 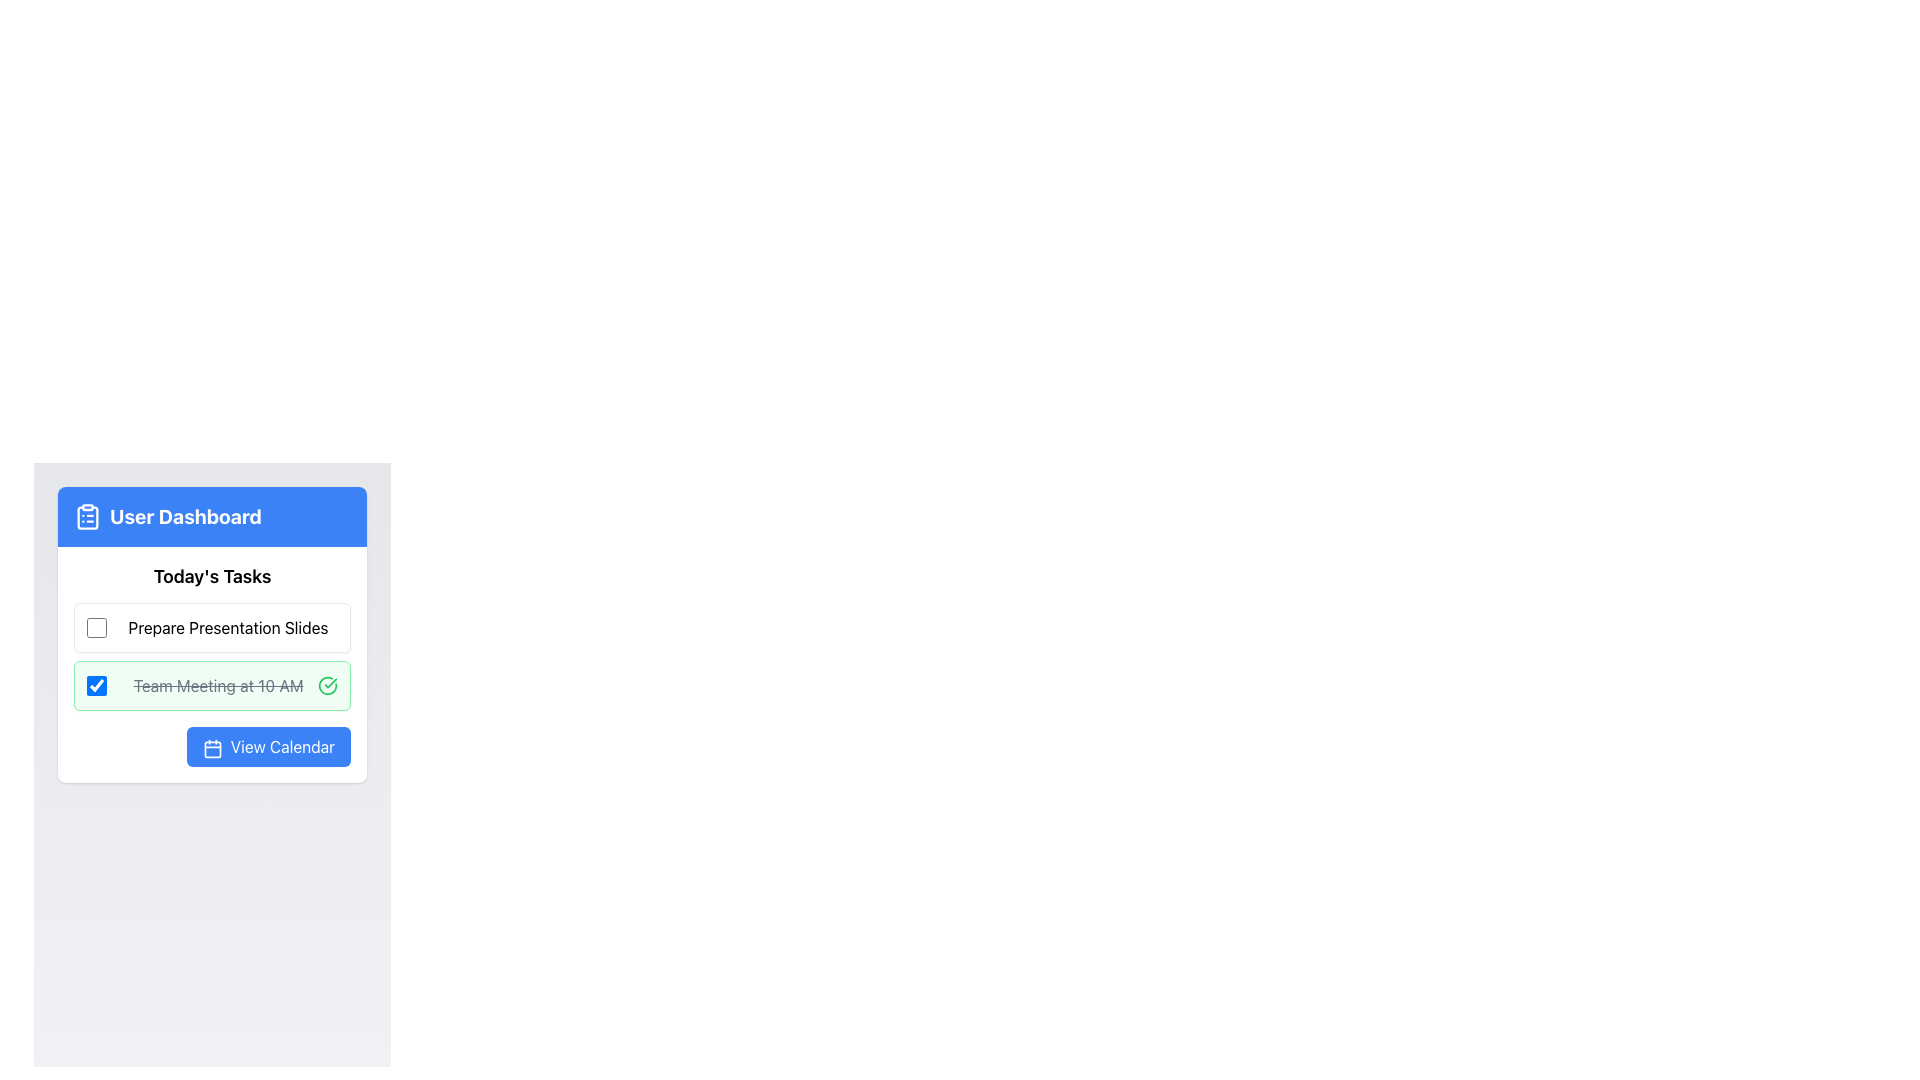 I want to click on the calendar icon located to the left of the 'View Calendar' text in the button at the bottom of the task section in the user dashboard, so click(x=212, y=748).